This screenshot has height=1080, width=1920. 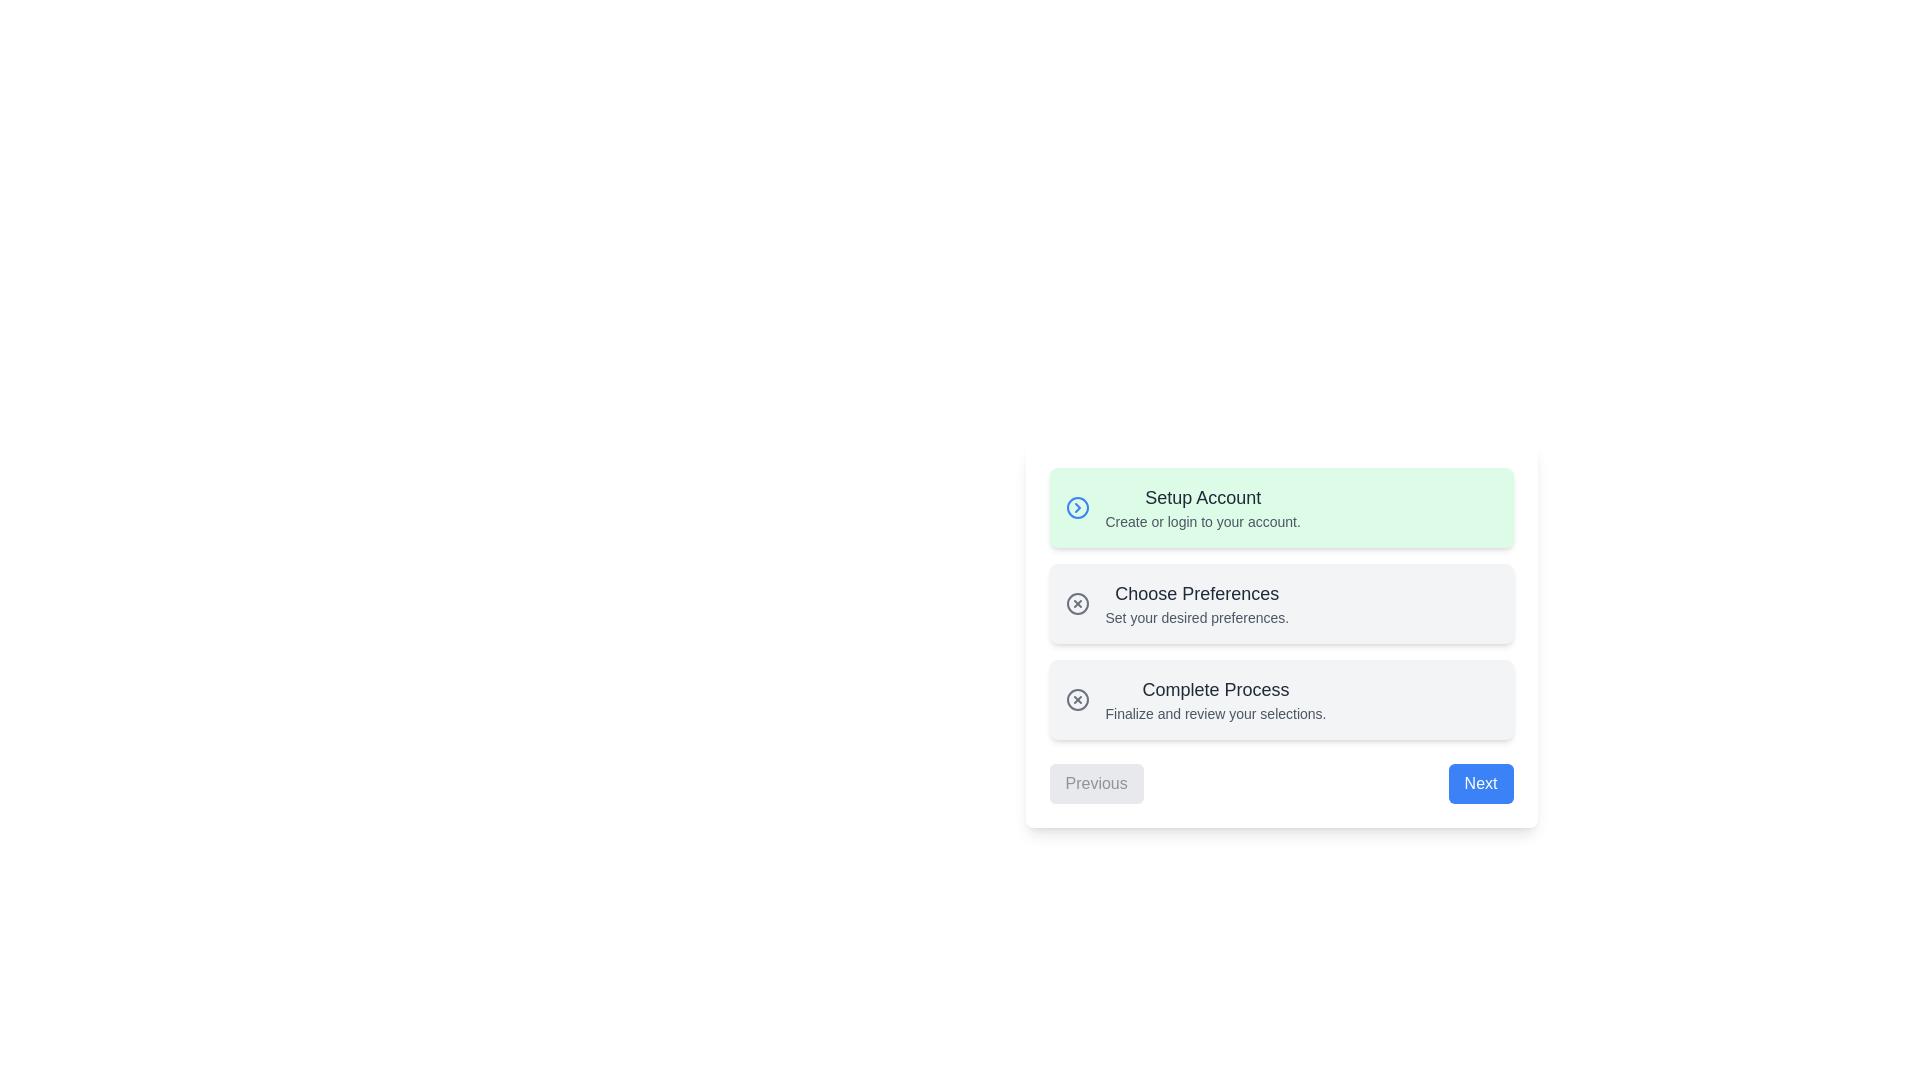 I want to click on the static text element that provides descriptive explanation under the 'Complete Process' header, so click(x=1214, y=712).